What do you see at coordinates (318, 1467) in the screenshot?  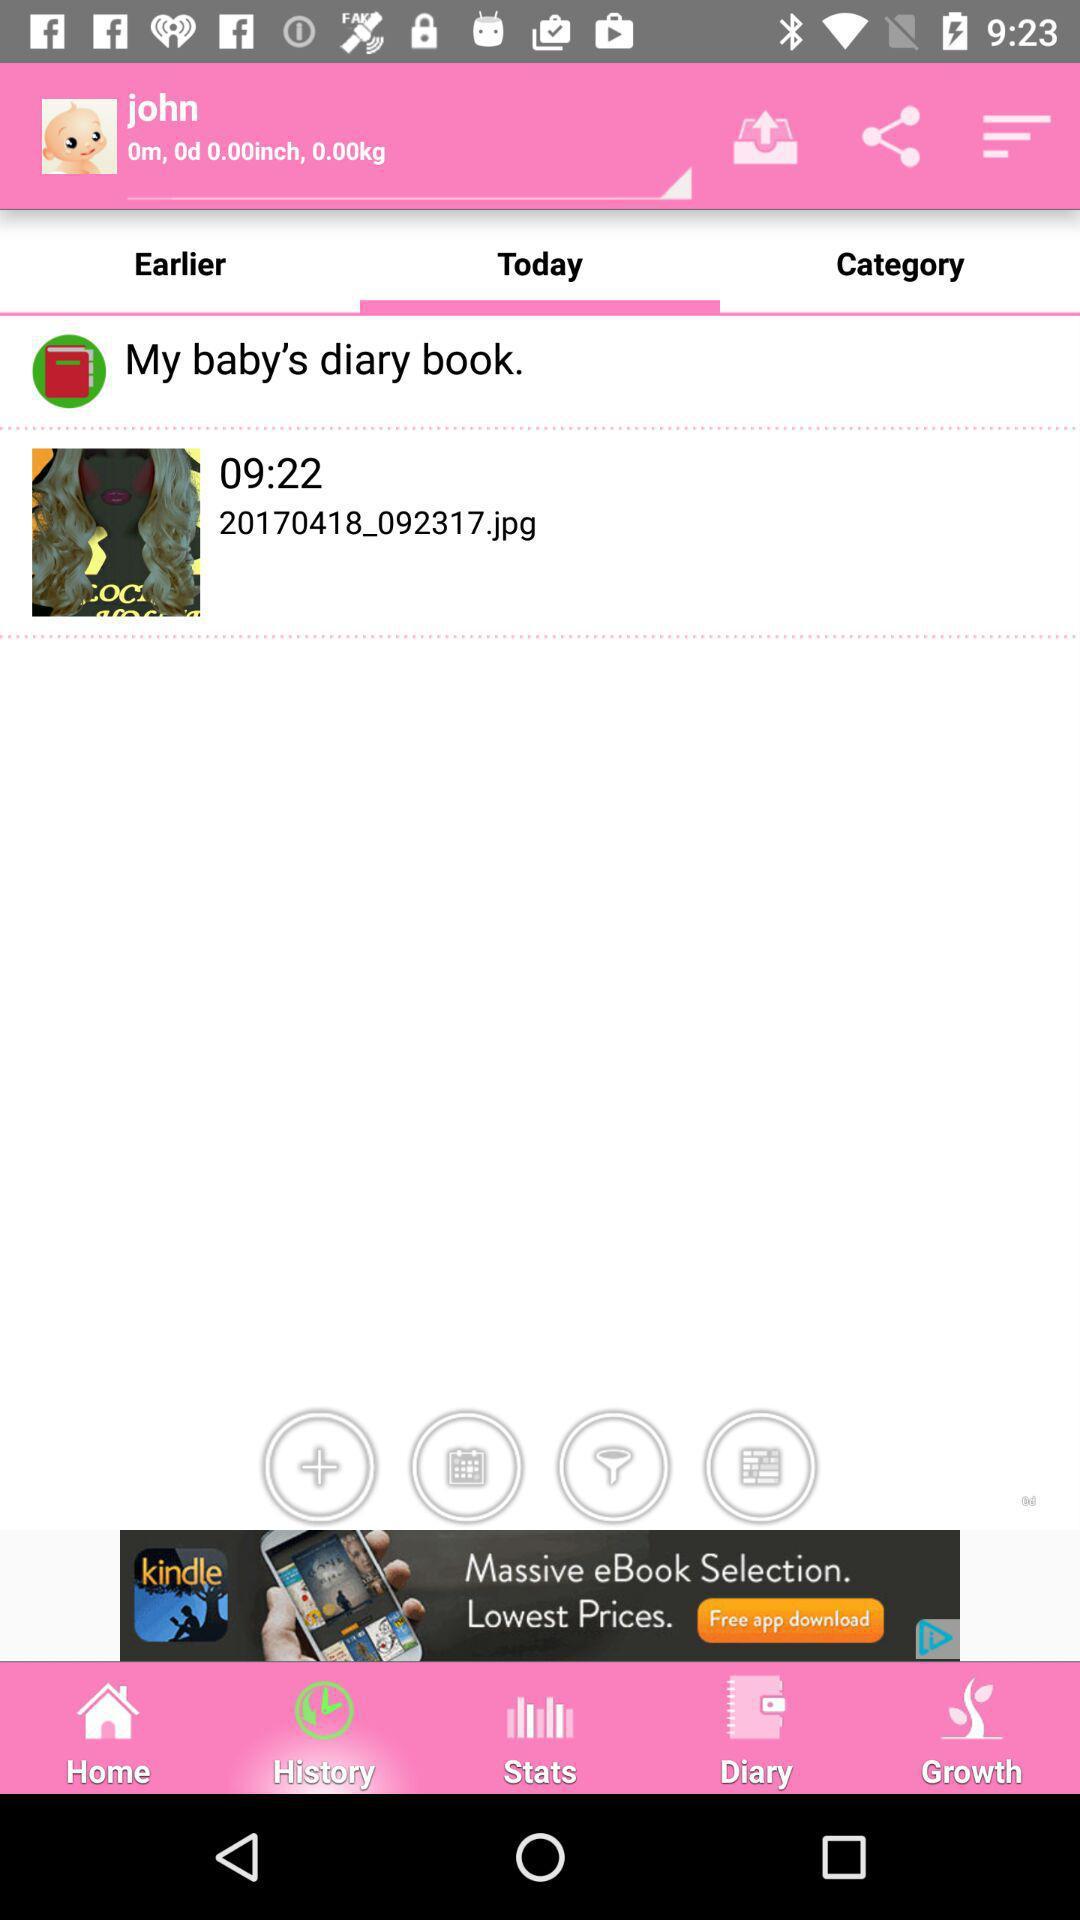 I see `the add icon` at bounding box center [318, 1467].